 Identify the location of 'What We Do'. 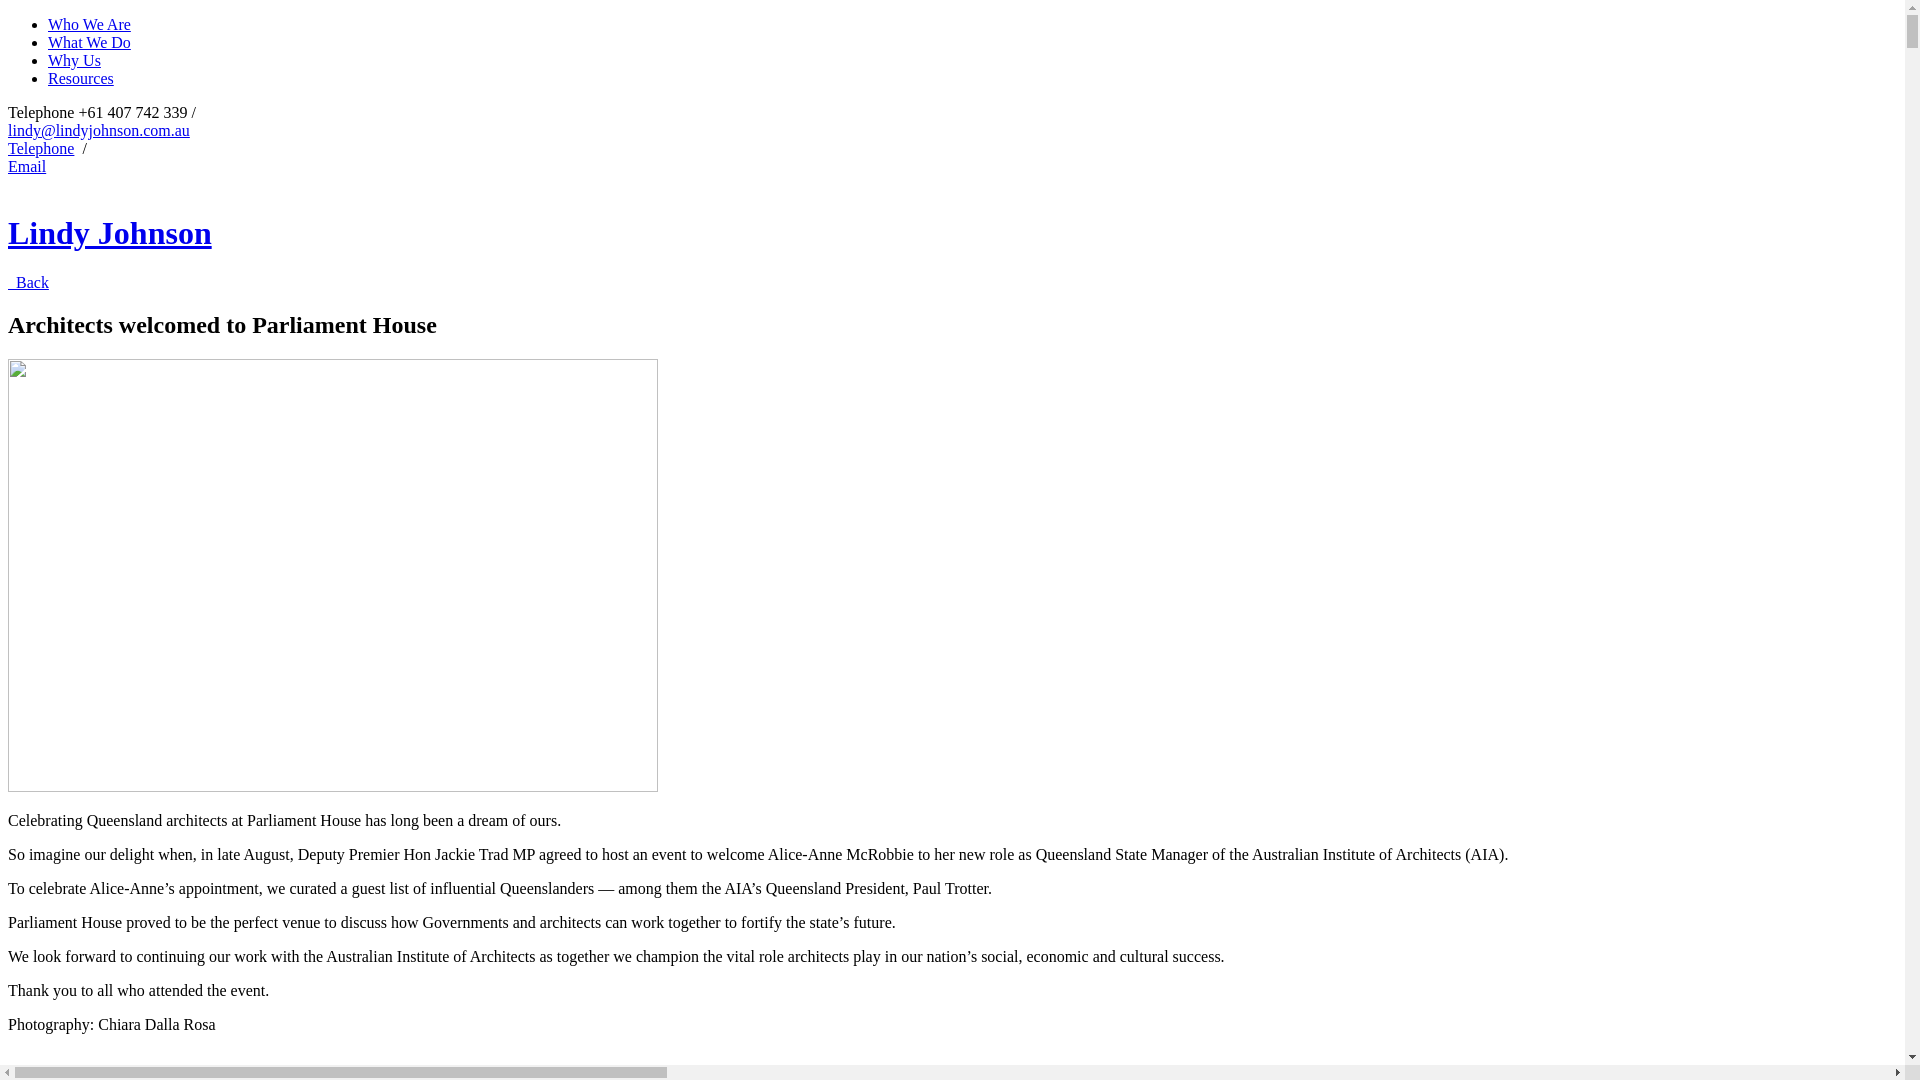
(88, 42).